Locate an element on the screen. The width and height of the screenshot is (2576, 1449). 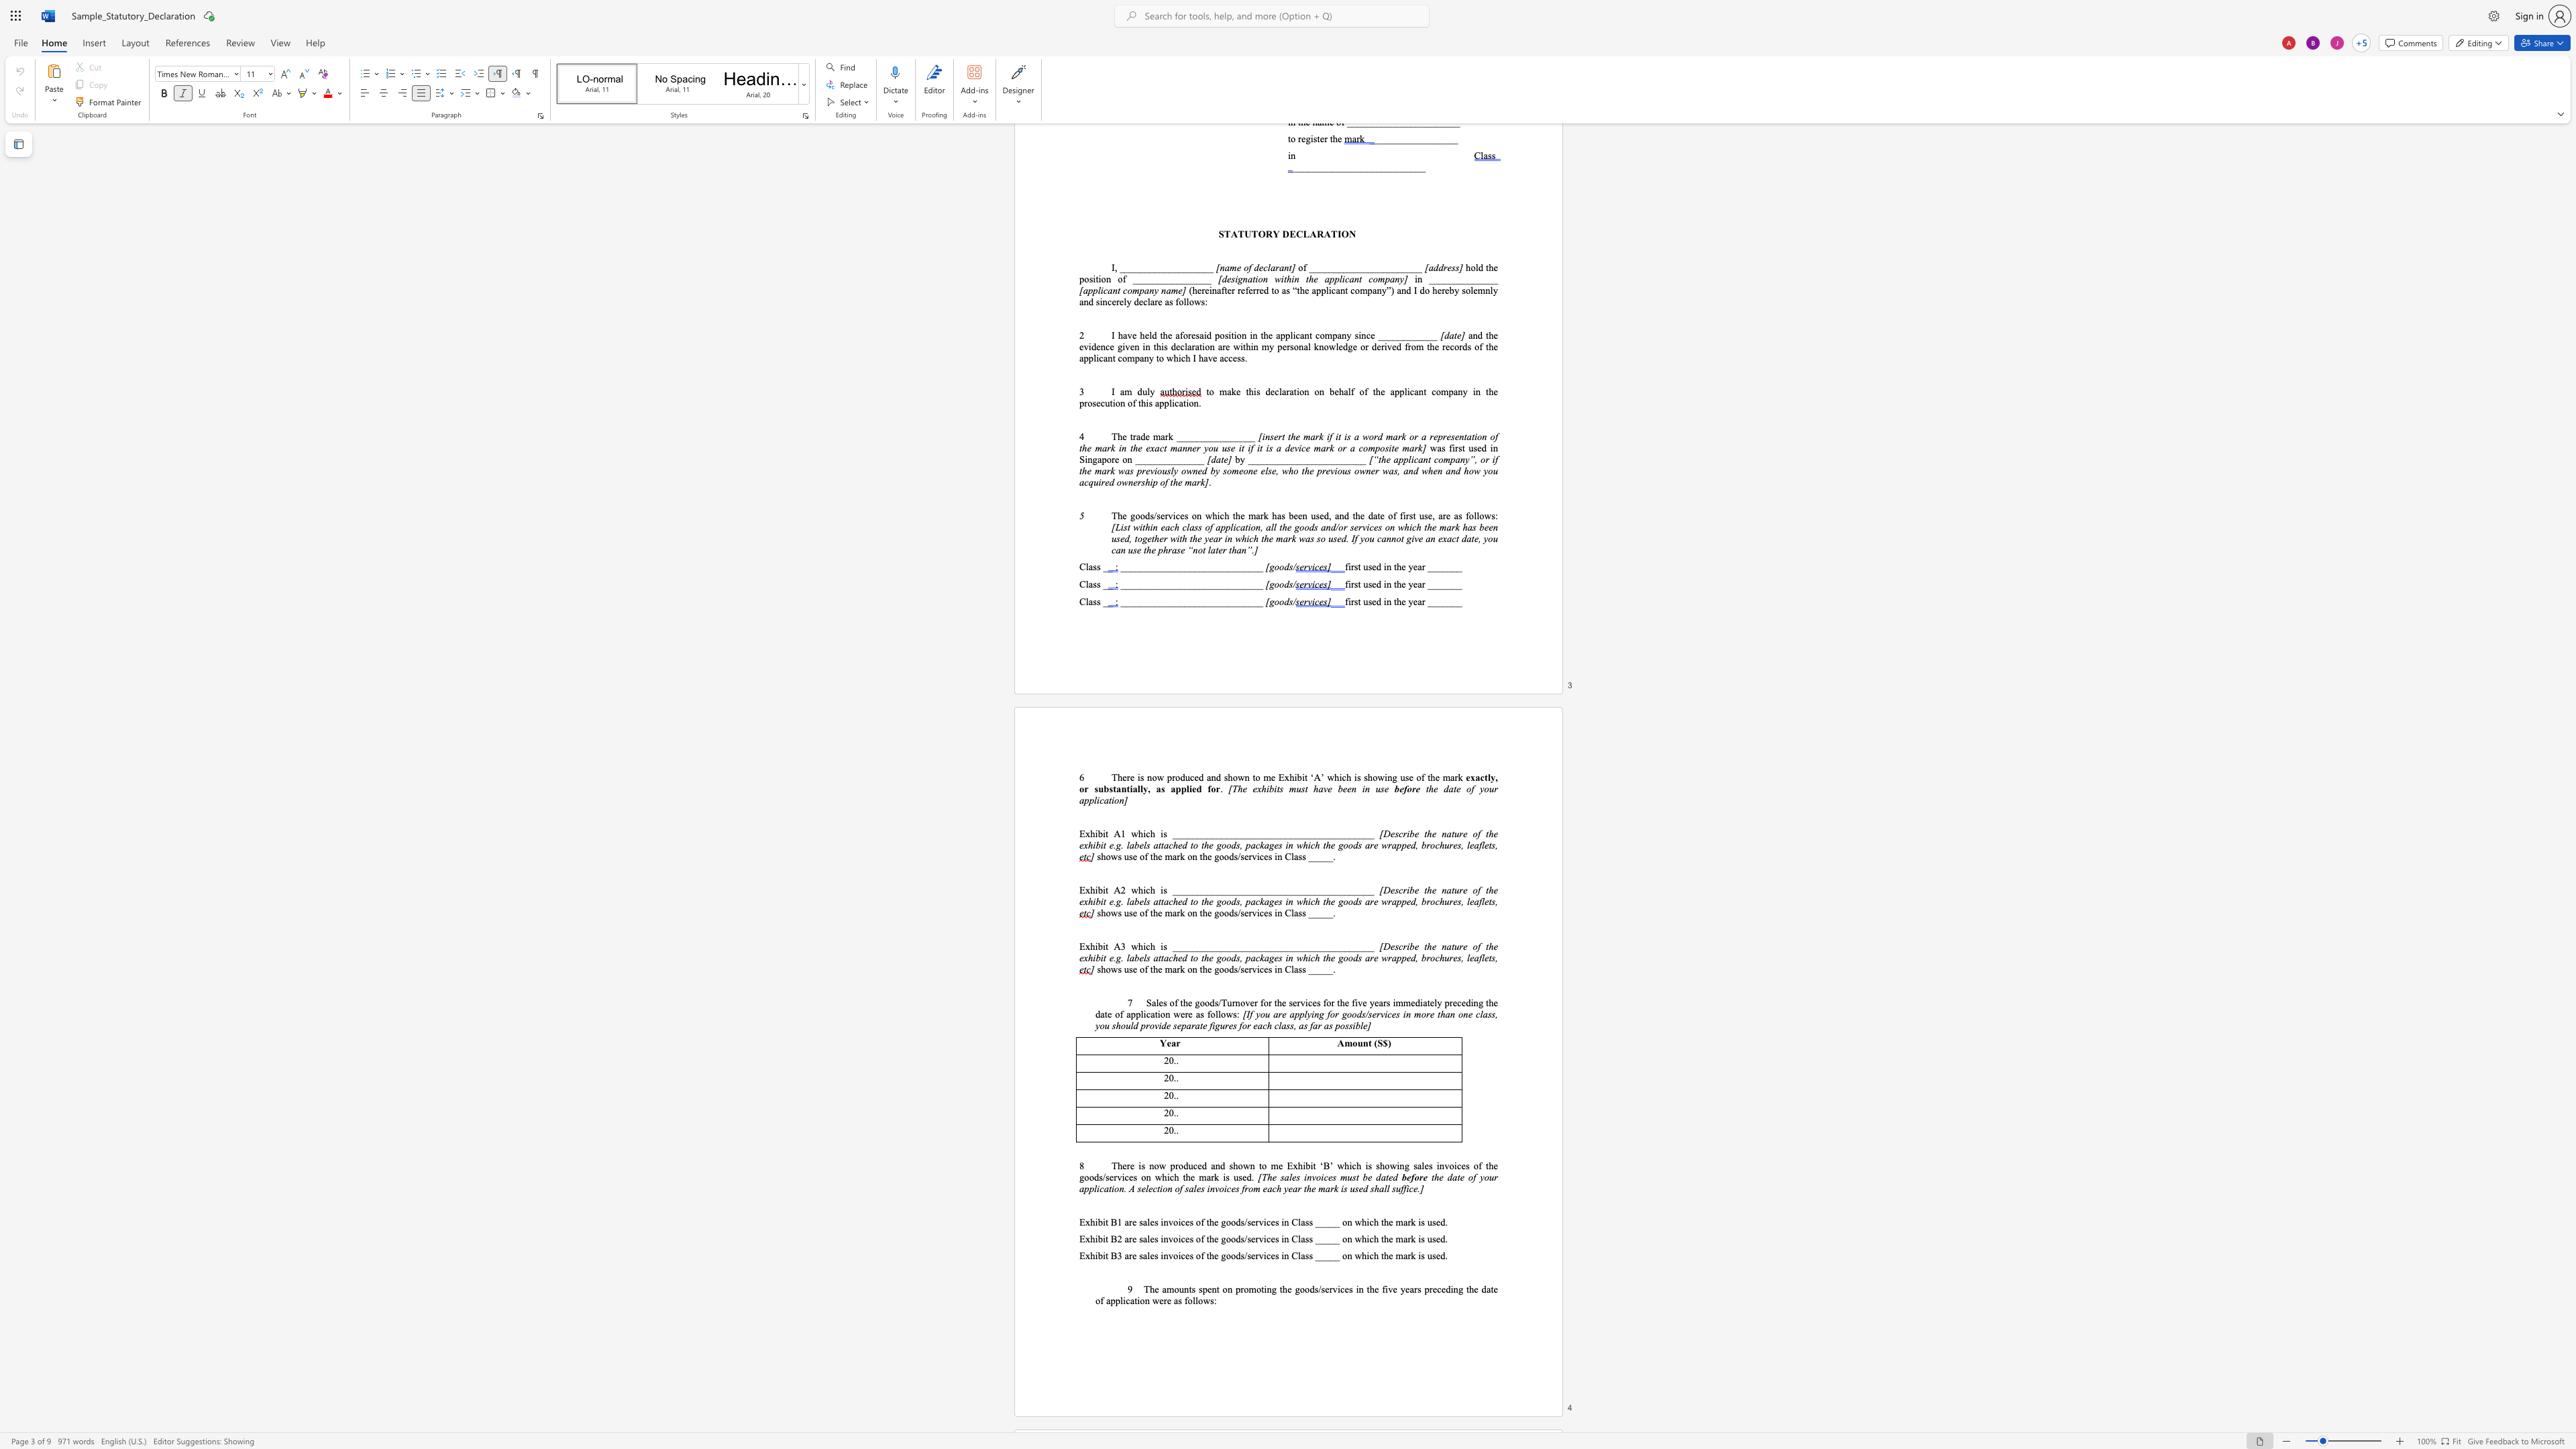
the 33th character "_" in the text is located at coordinates (1332, 945).